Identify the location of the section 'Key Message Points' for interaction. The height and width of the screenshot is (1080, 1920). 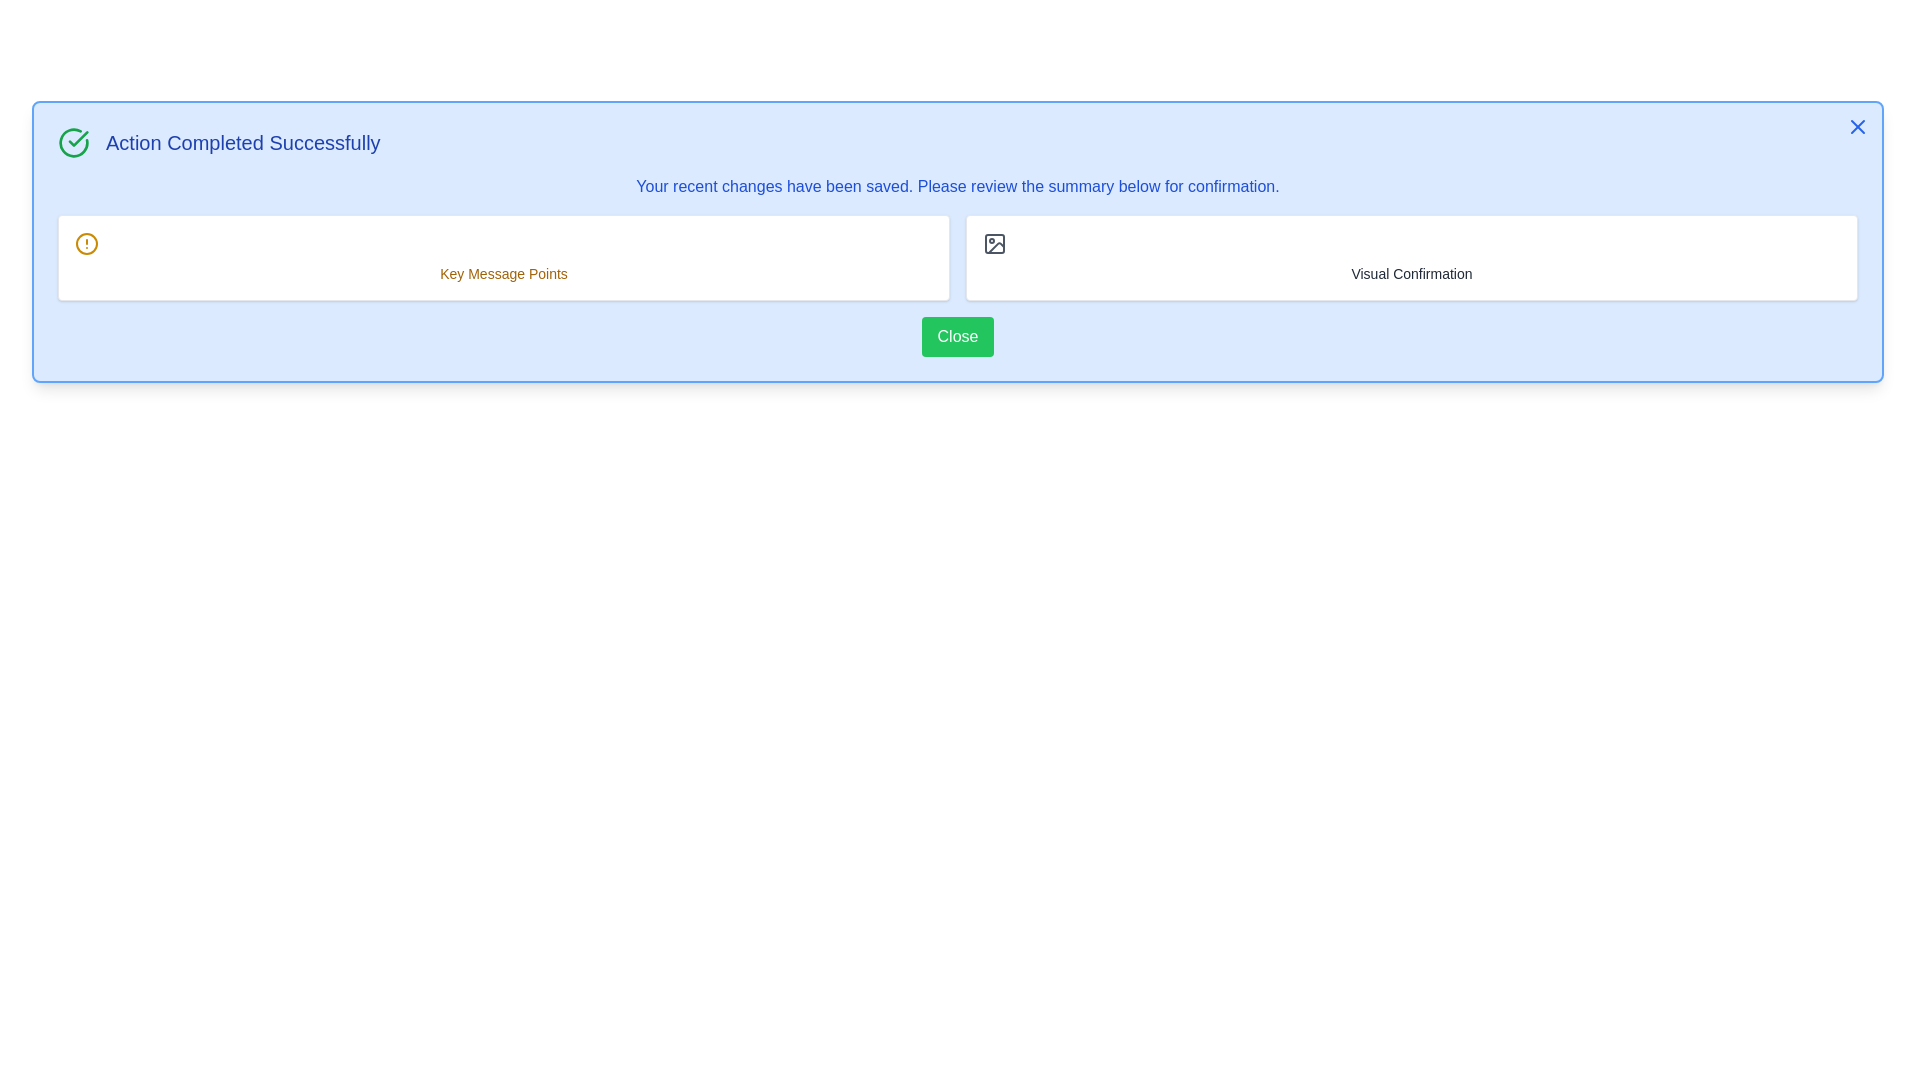
(504, 257).